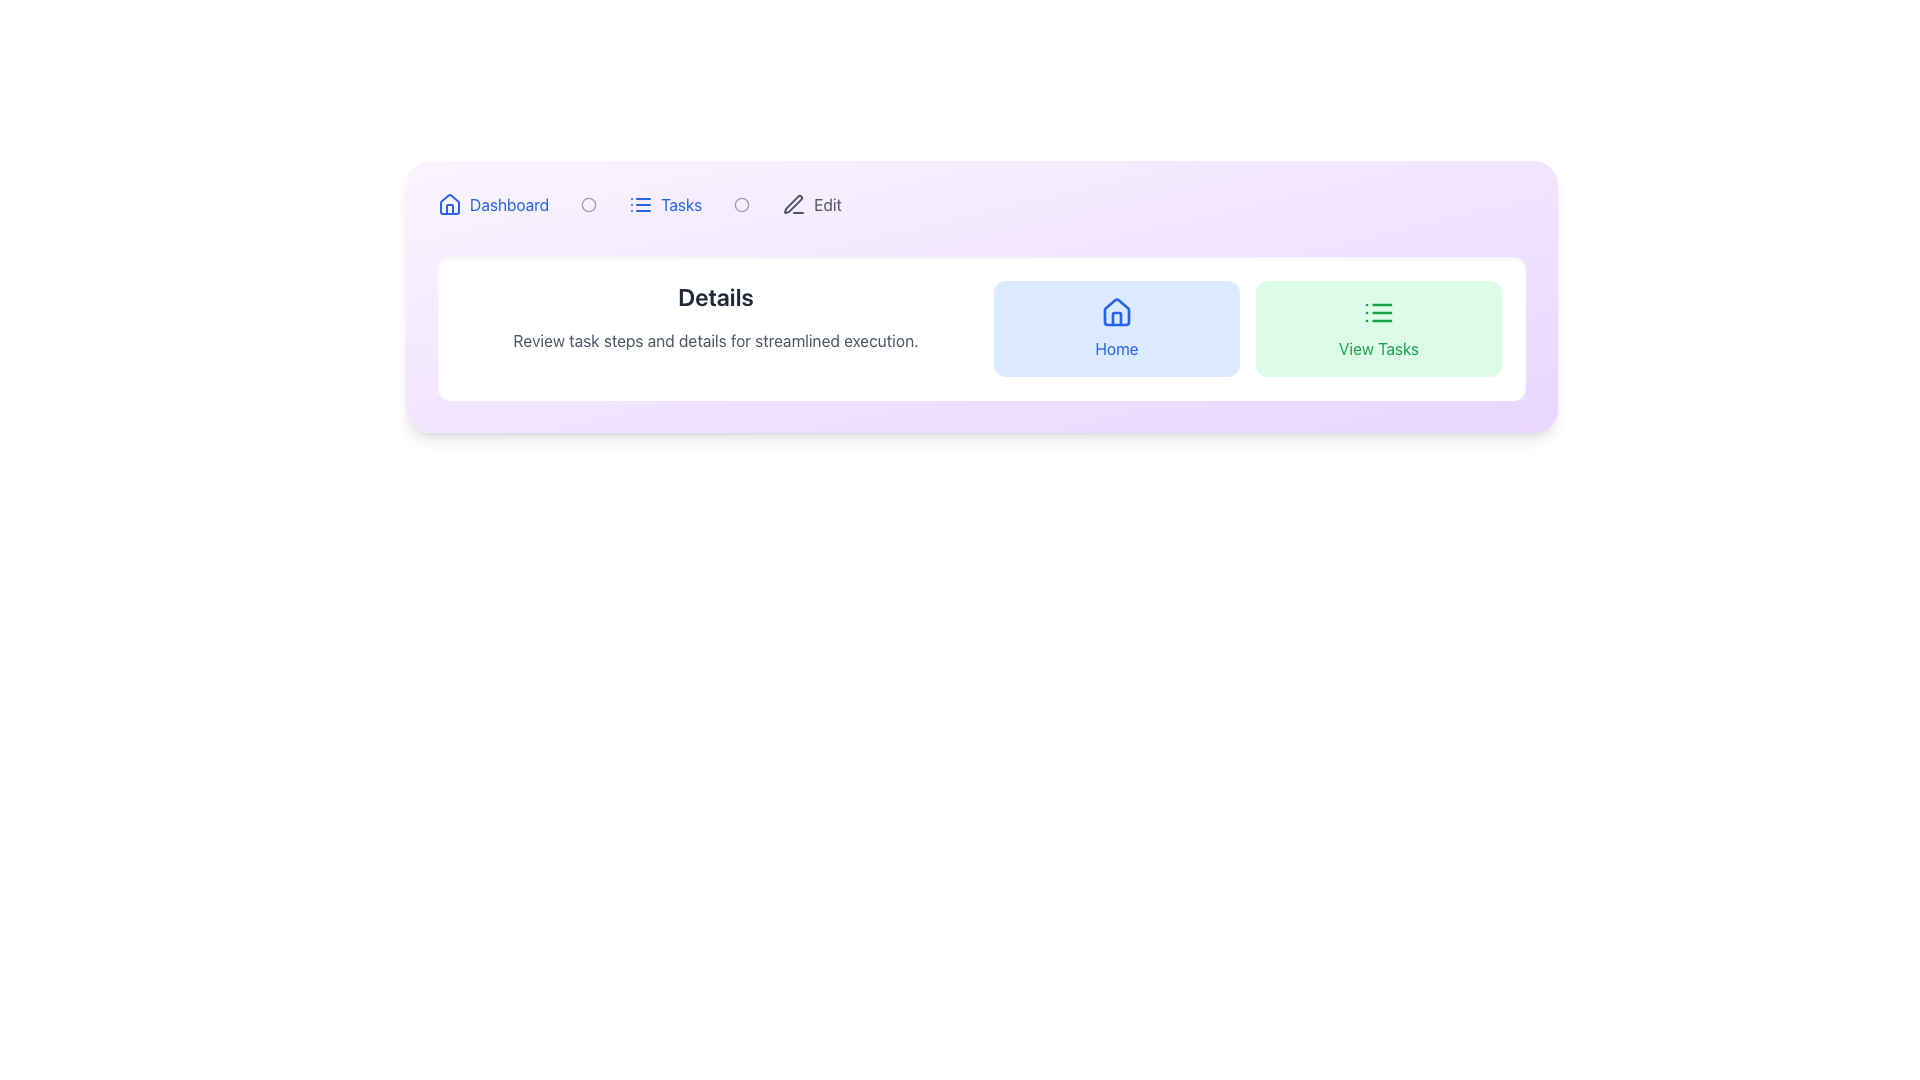 This screenshot has width=1920, height=1080. What do you see at coordinates (1377, 327) in the screenshot?
I see `the 'View Tasks' button, which has a light green background, rounded corners, and features a green list icon above the text, located on the right side beneath the 'Details' section` at bounding box center [1377, 327].